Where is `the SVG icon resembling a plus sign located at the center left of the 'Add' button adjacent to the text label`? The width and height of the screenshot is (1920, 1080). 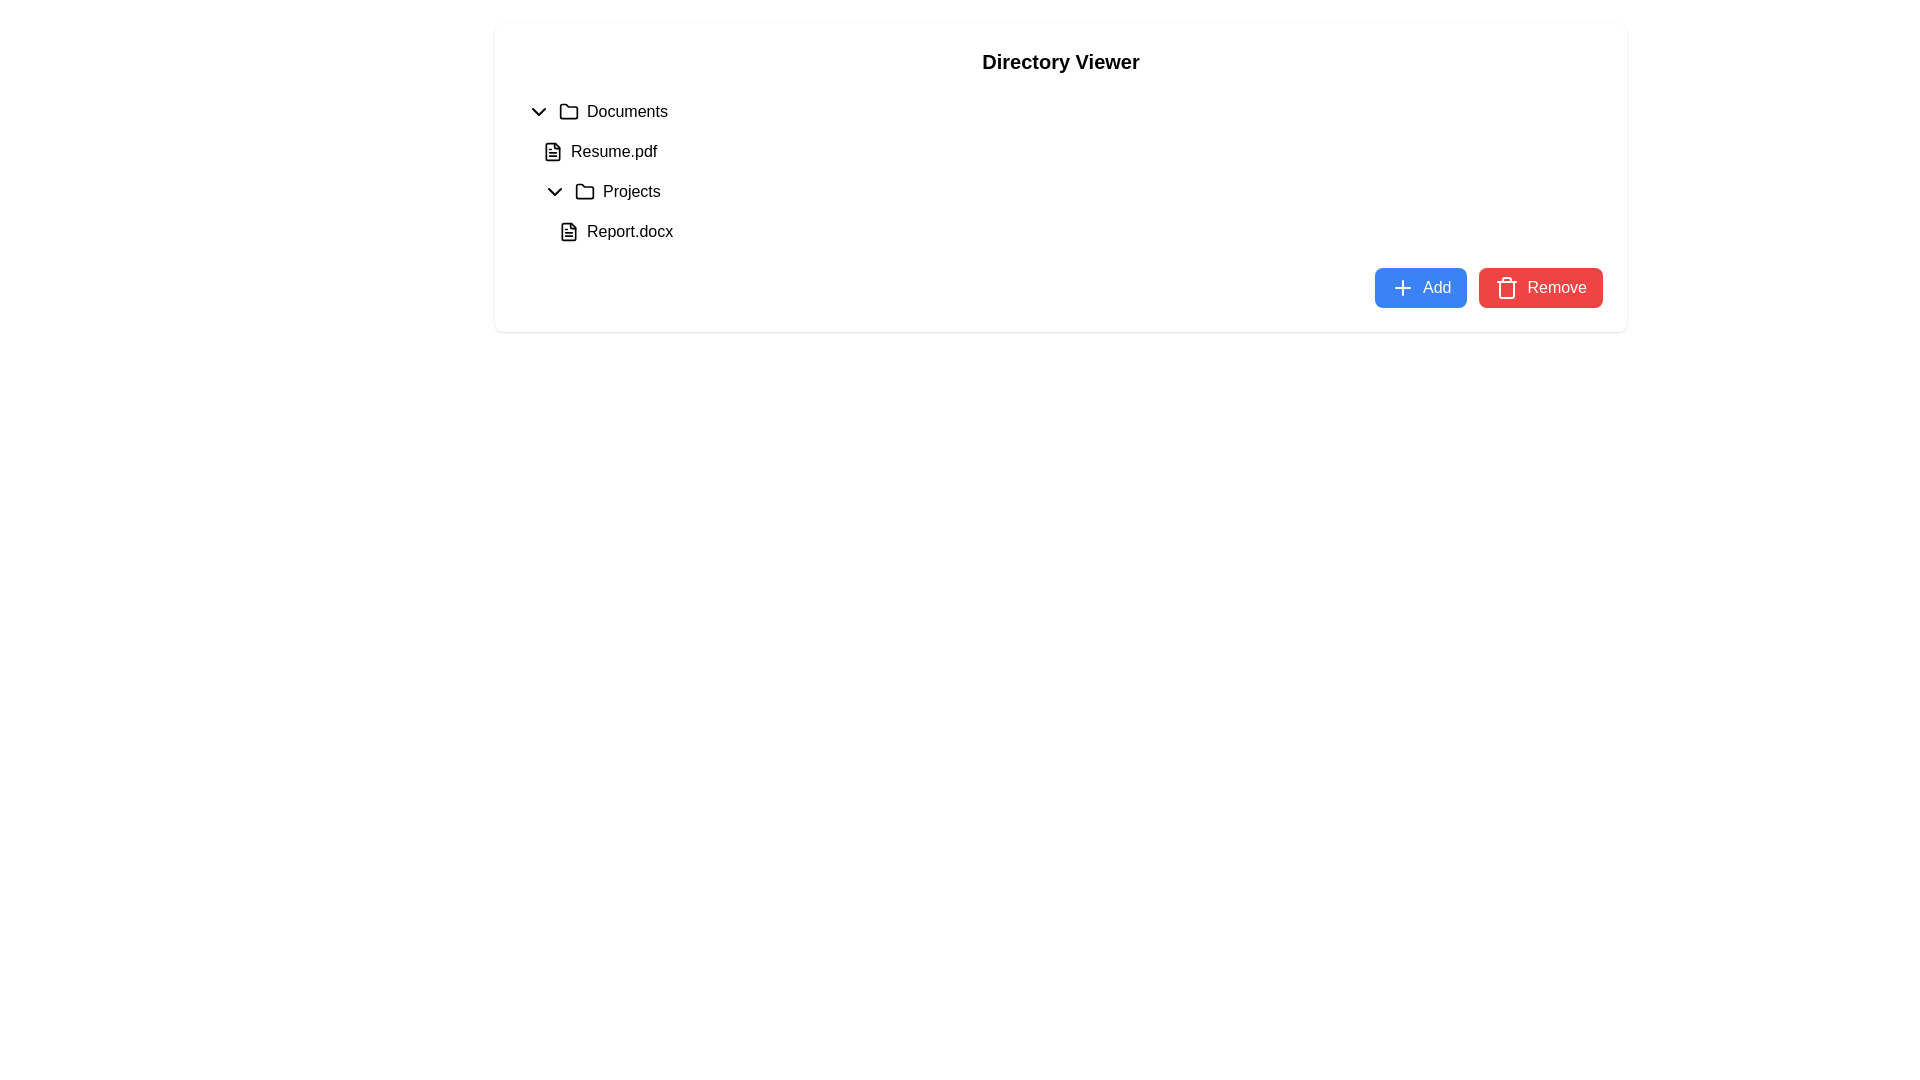
the SVG icon resembling a plus sign located at the center left of the 'Add' button adjacent to the text label is located at coordinates (1401, 288).